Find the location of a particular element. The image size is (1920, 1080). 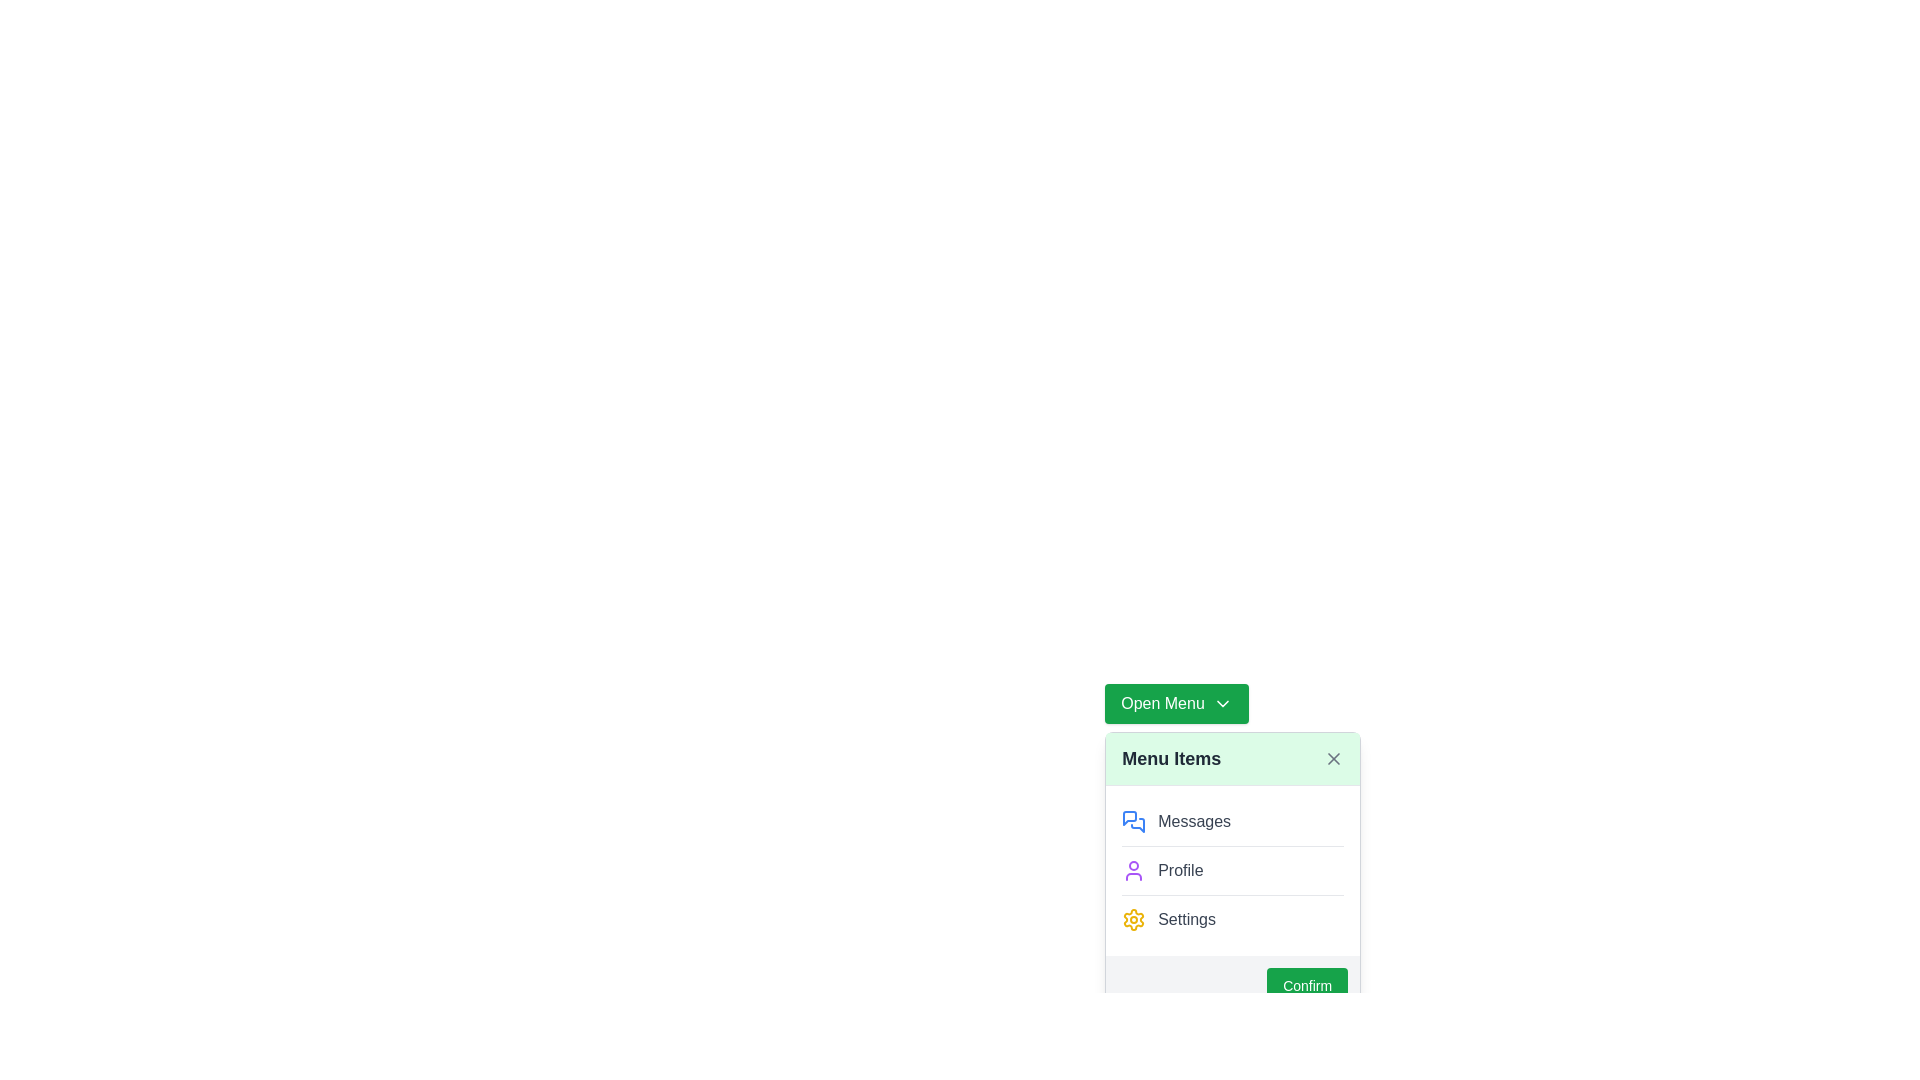

the 'X' shaped close icon located in the top right corner of the 'Menu Items' dropdown menu is located at coordinates (1334, 759).